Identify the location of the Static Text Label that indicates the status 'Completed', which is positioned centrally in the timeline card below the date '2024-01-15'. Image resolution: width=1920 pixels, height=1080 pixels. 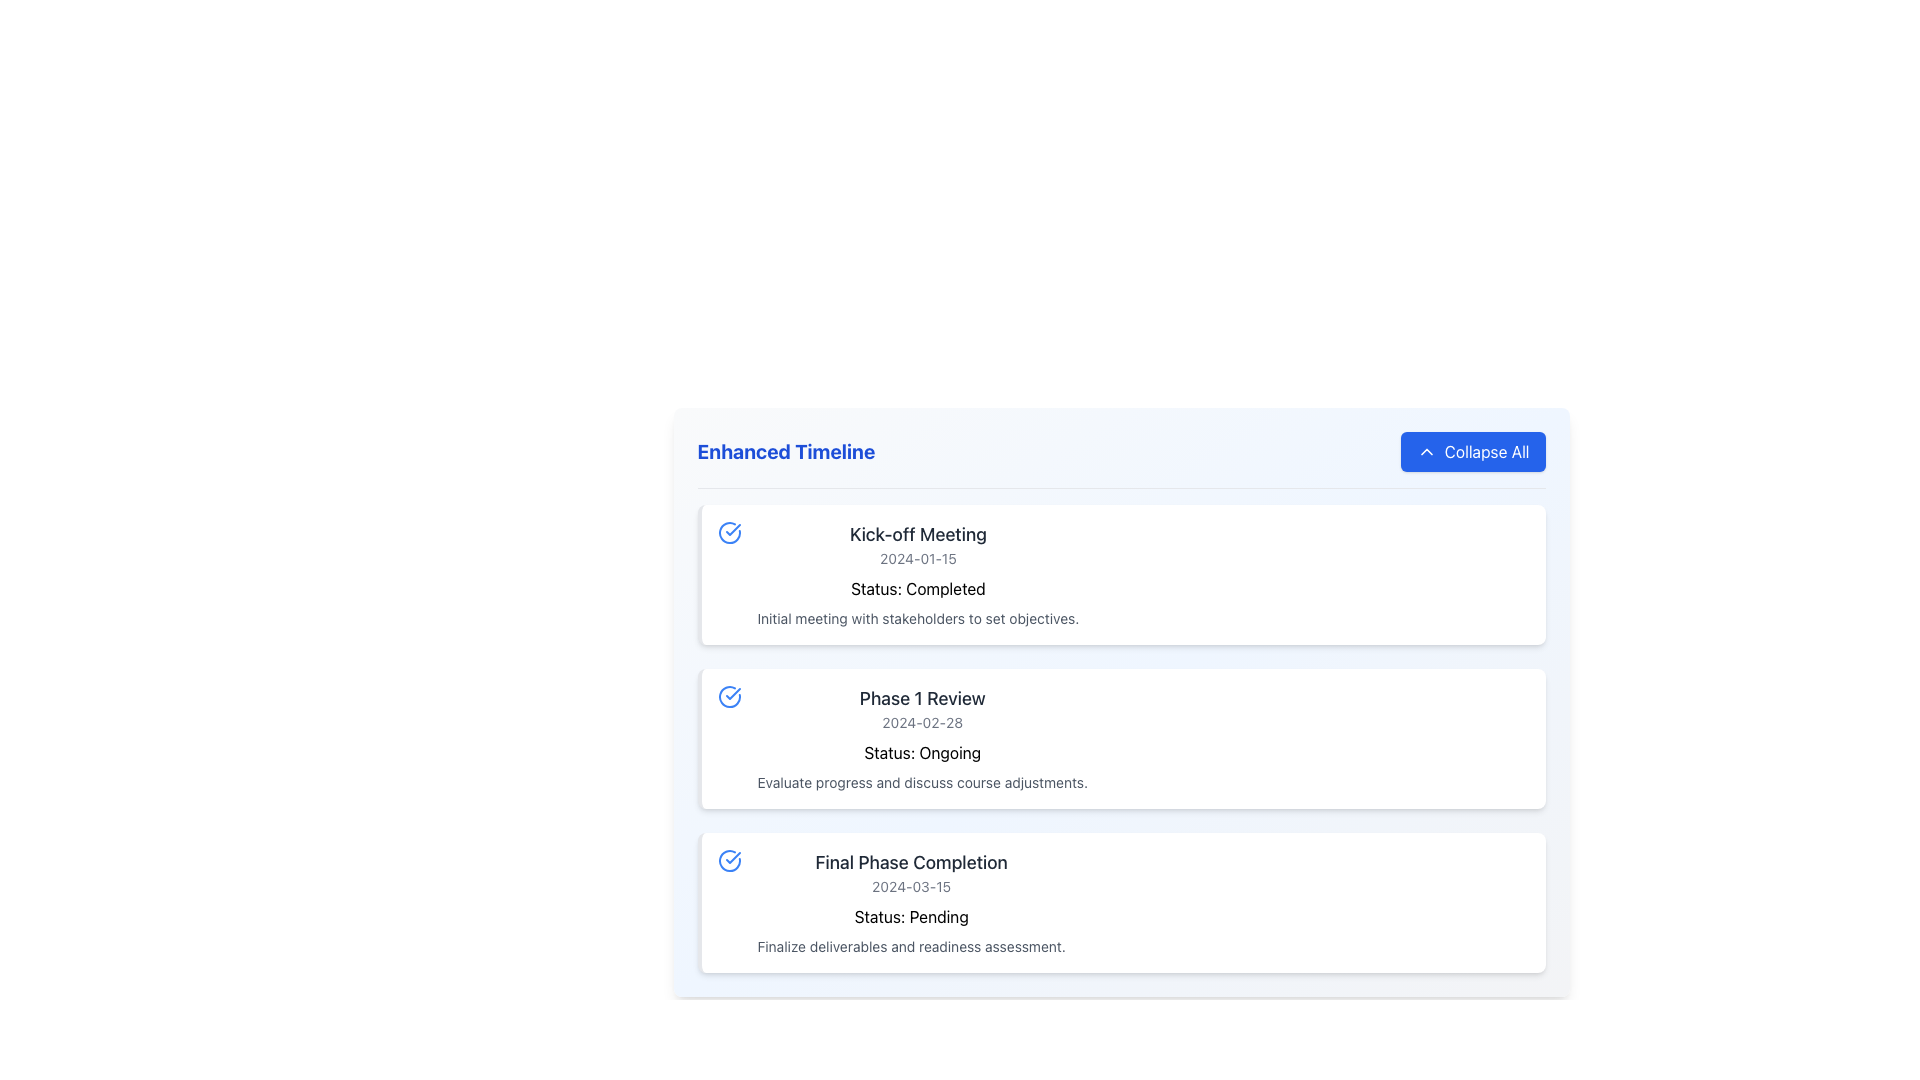
(917, 585).